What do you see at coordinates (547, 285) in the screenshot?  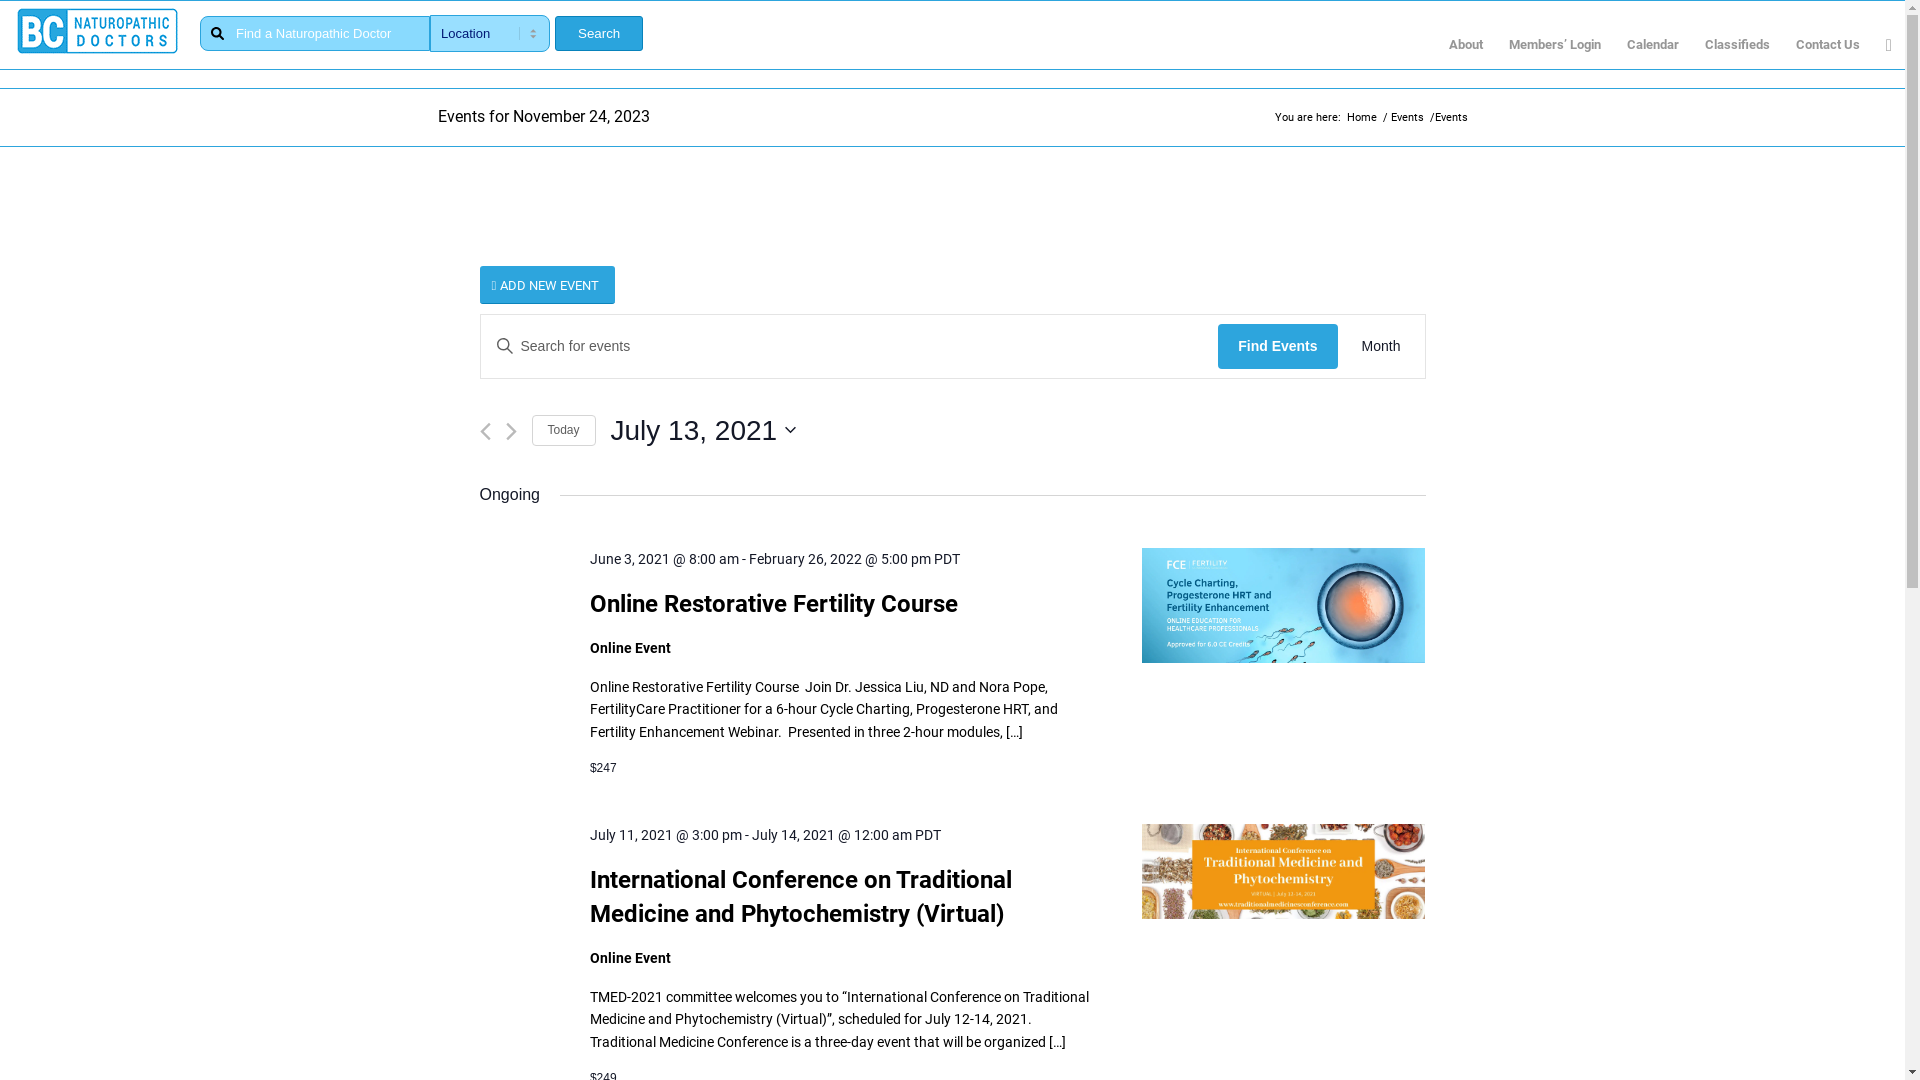 I see `'ADD NEW EVENT'` at bounding box center [547, 285].